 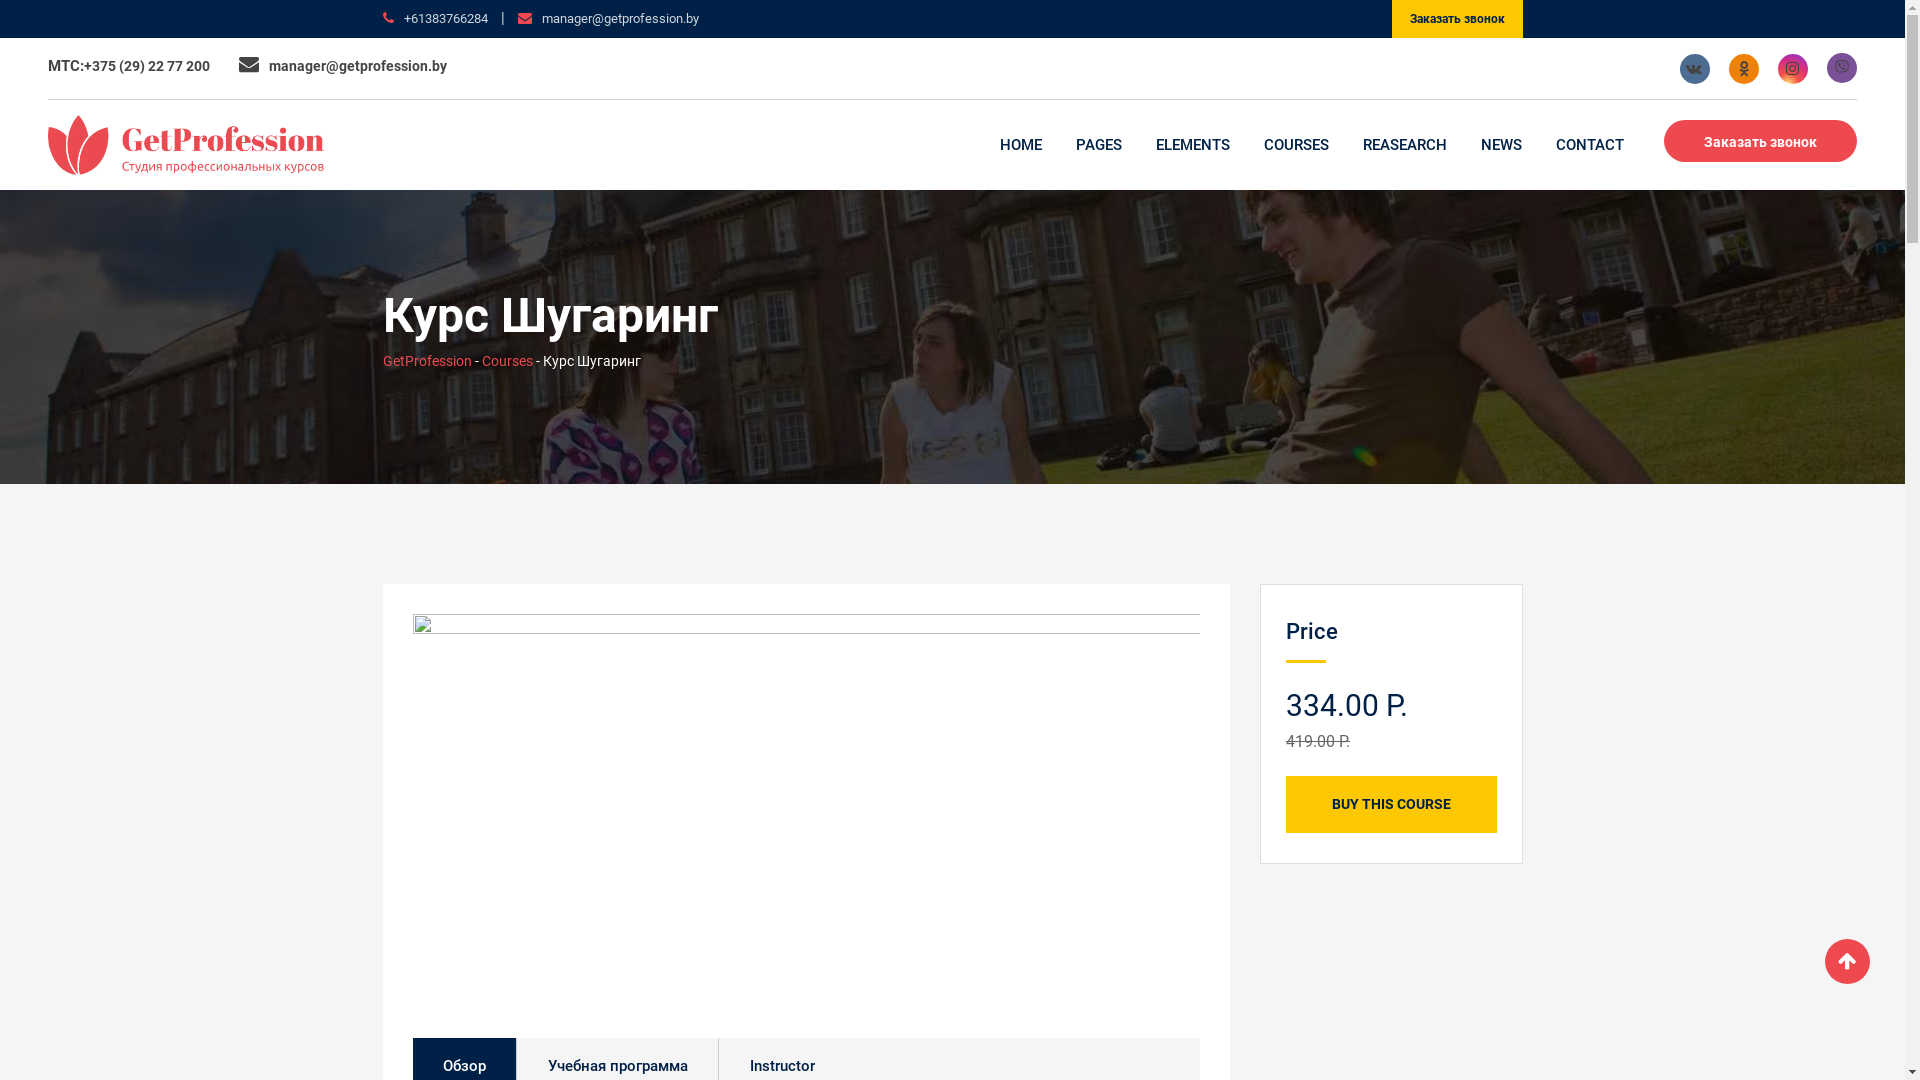 What do you see at coordinates (984, 144) in the screenshot?
I see `'HOME'` at bounding box center [984, 144].